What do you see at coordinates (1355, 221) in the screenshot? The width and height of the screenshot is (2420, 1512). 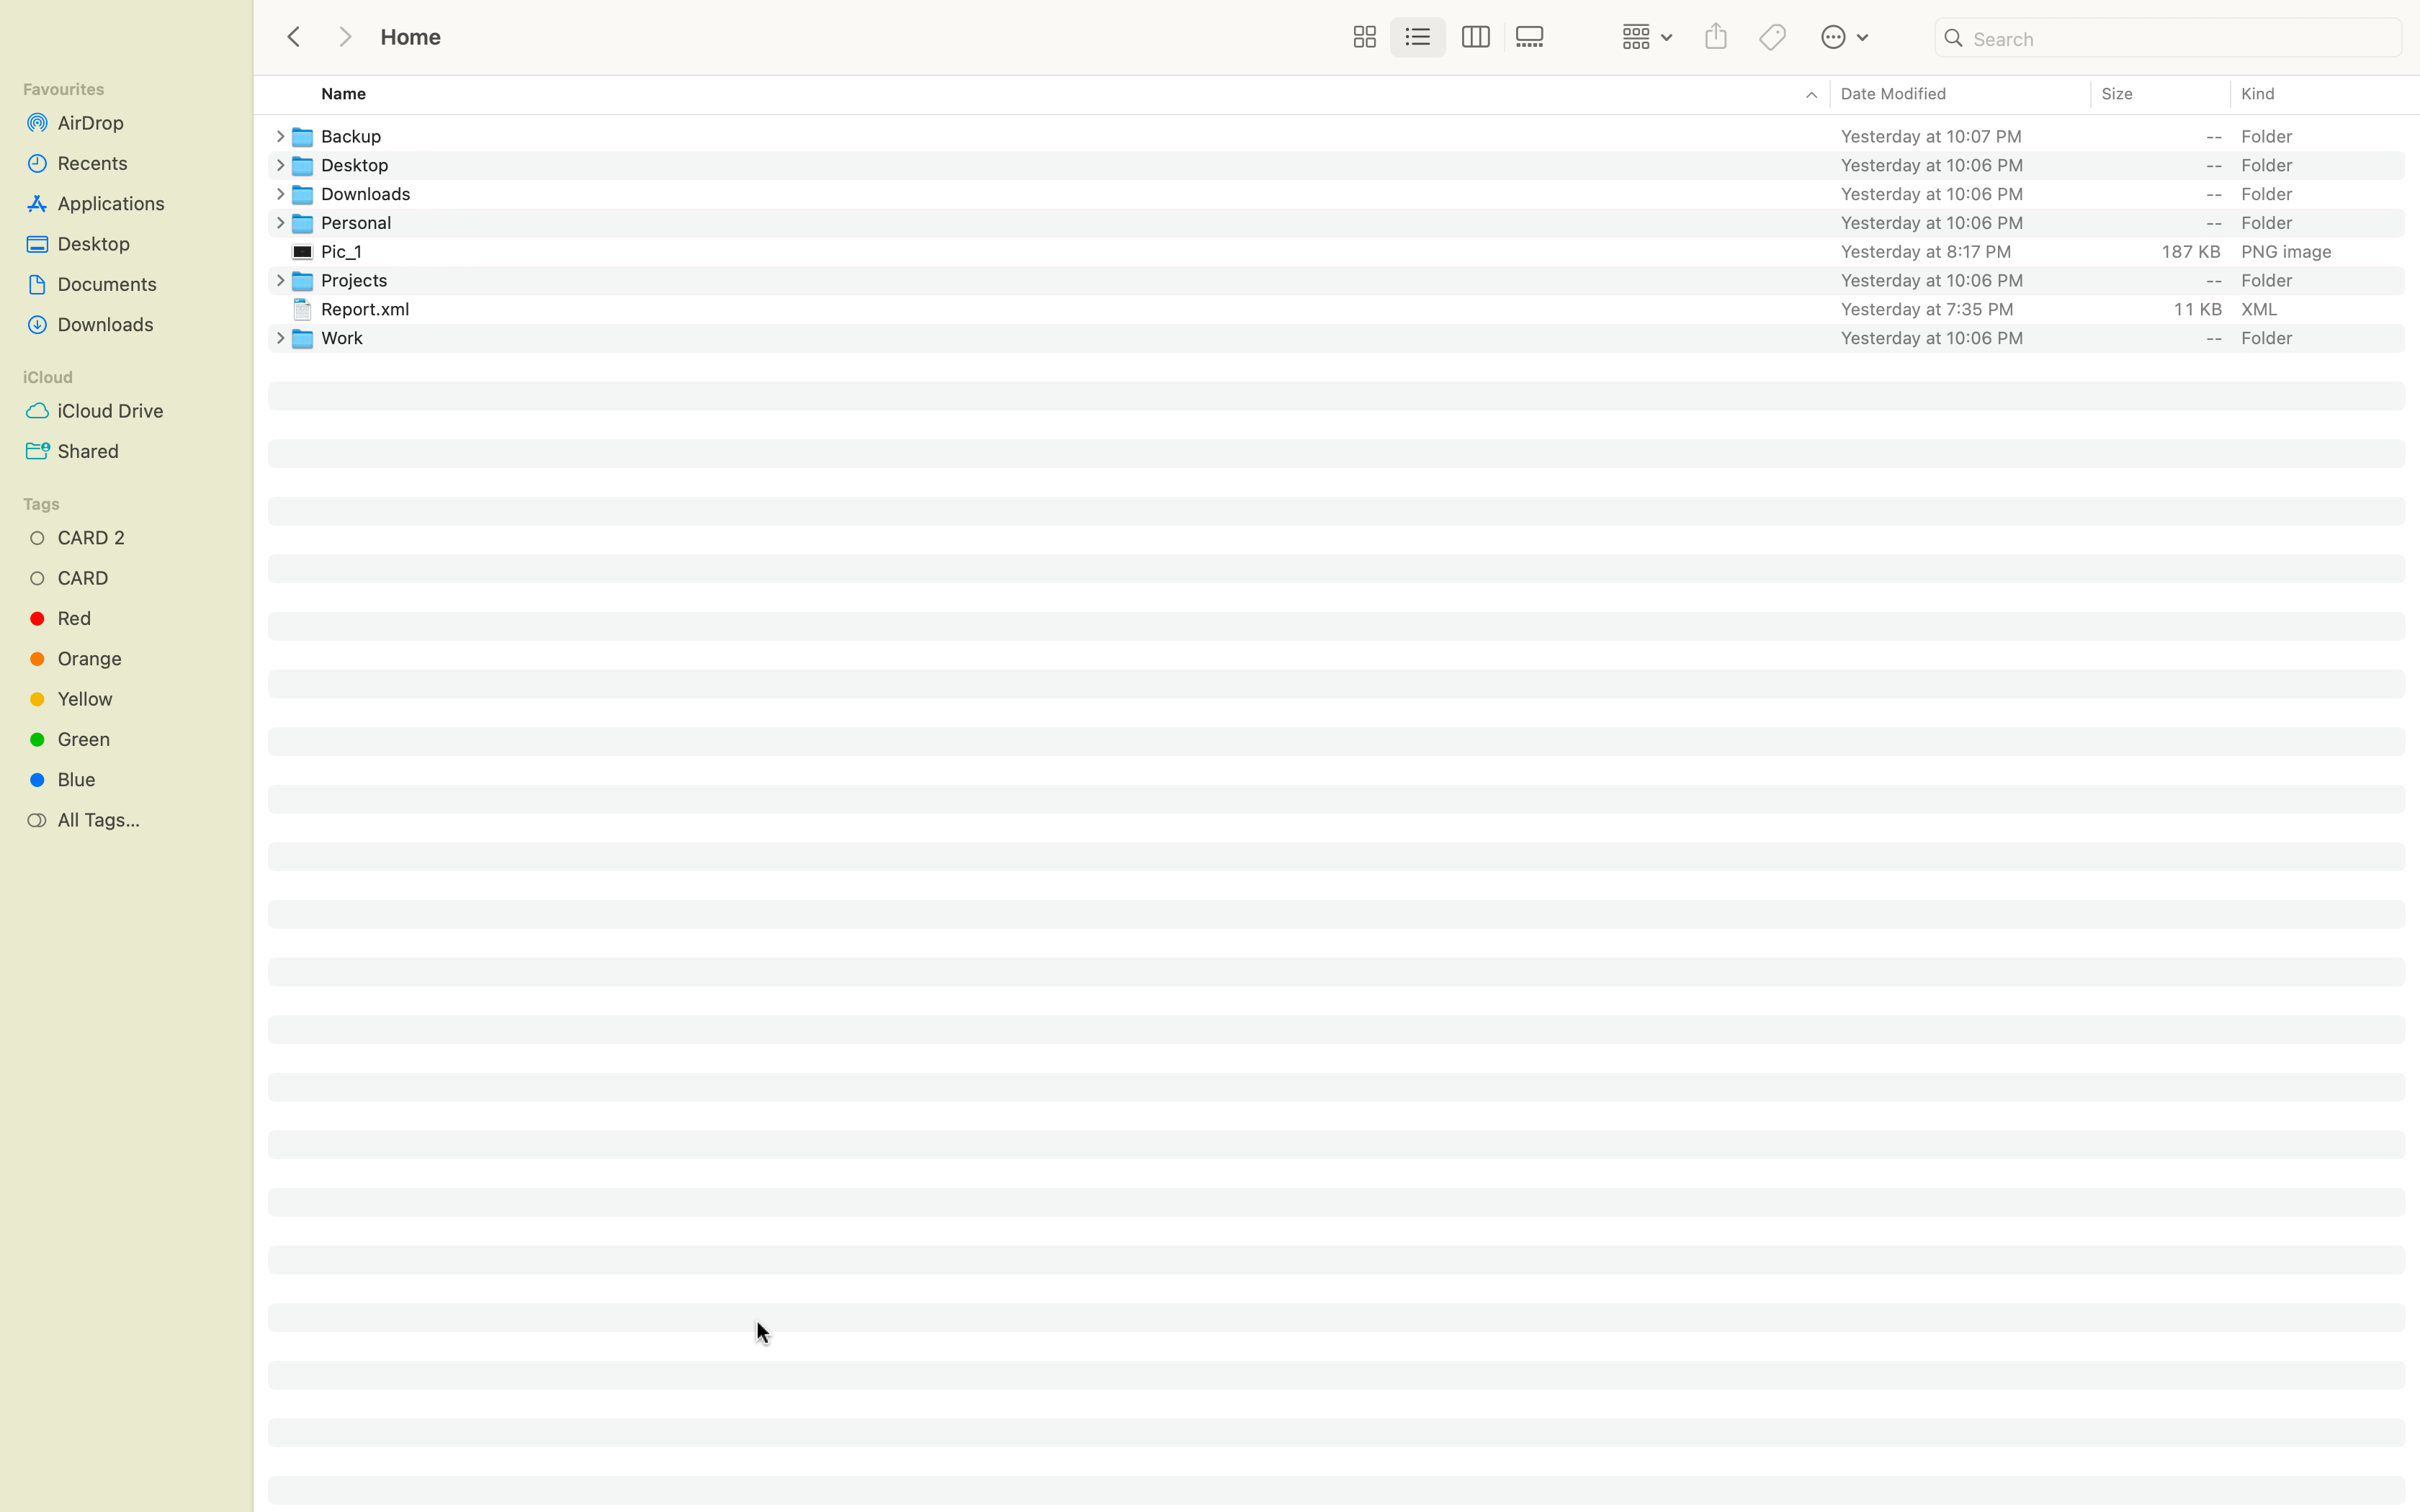 I see `the Personal folder and then go back to the previous folder` at bounding box center [1355, 221].